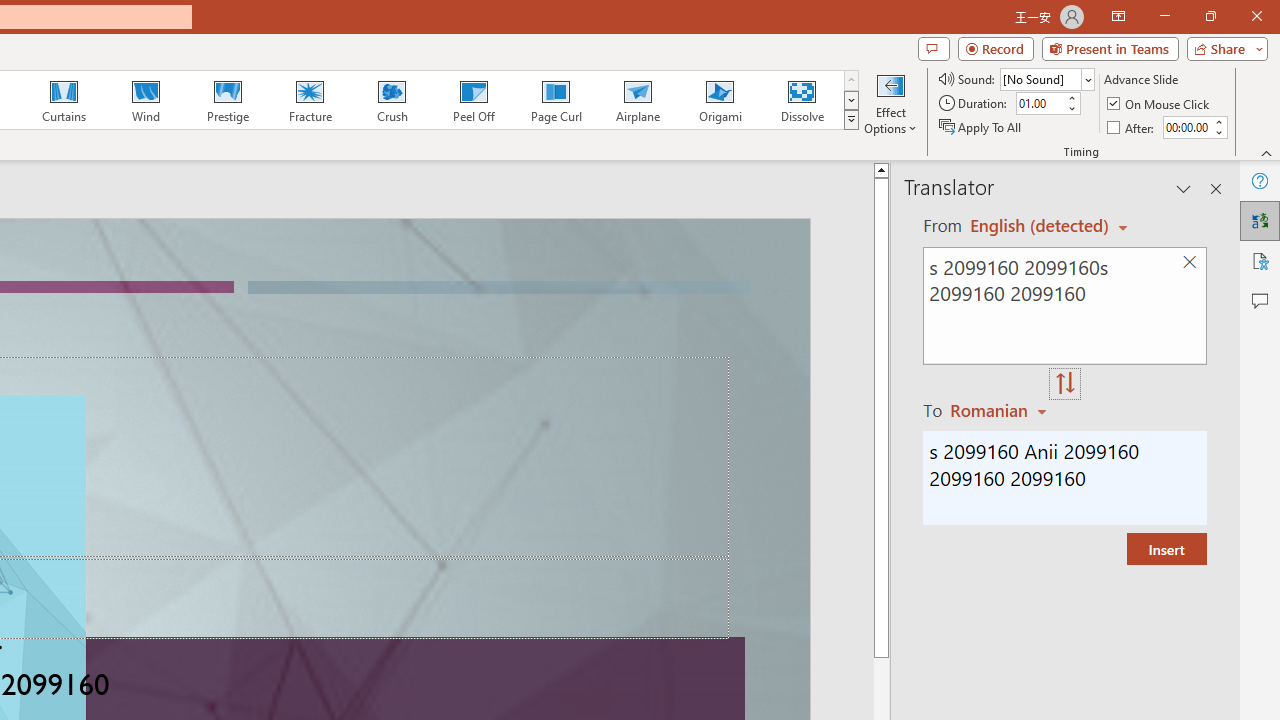  I want to click on 'Duration', so click(1040, 103).